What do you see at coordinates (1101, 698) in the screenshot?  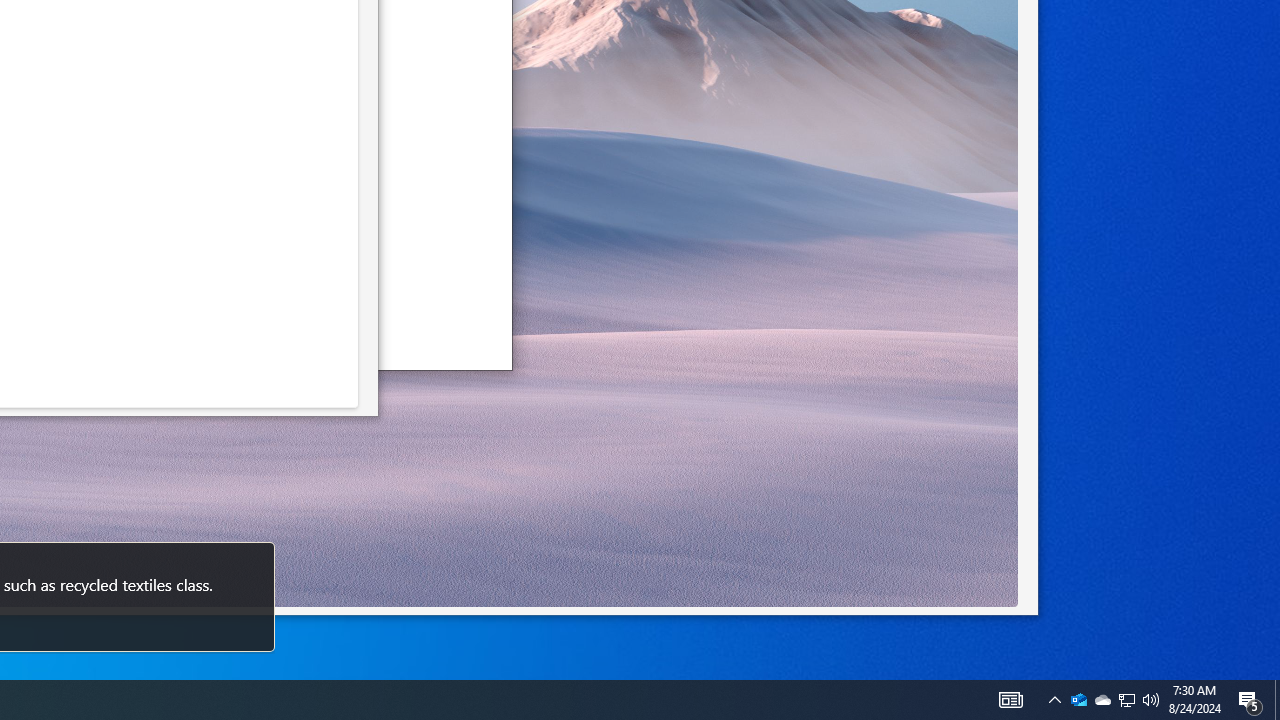 I see `'System Promoted Notification Area'` at bounding box center [1101, 698].